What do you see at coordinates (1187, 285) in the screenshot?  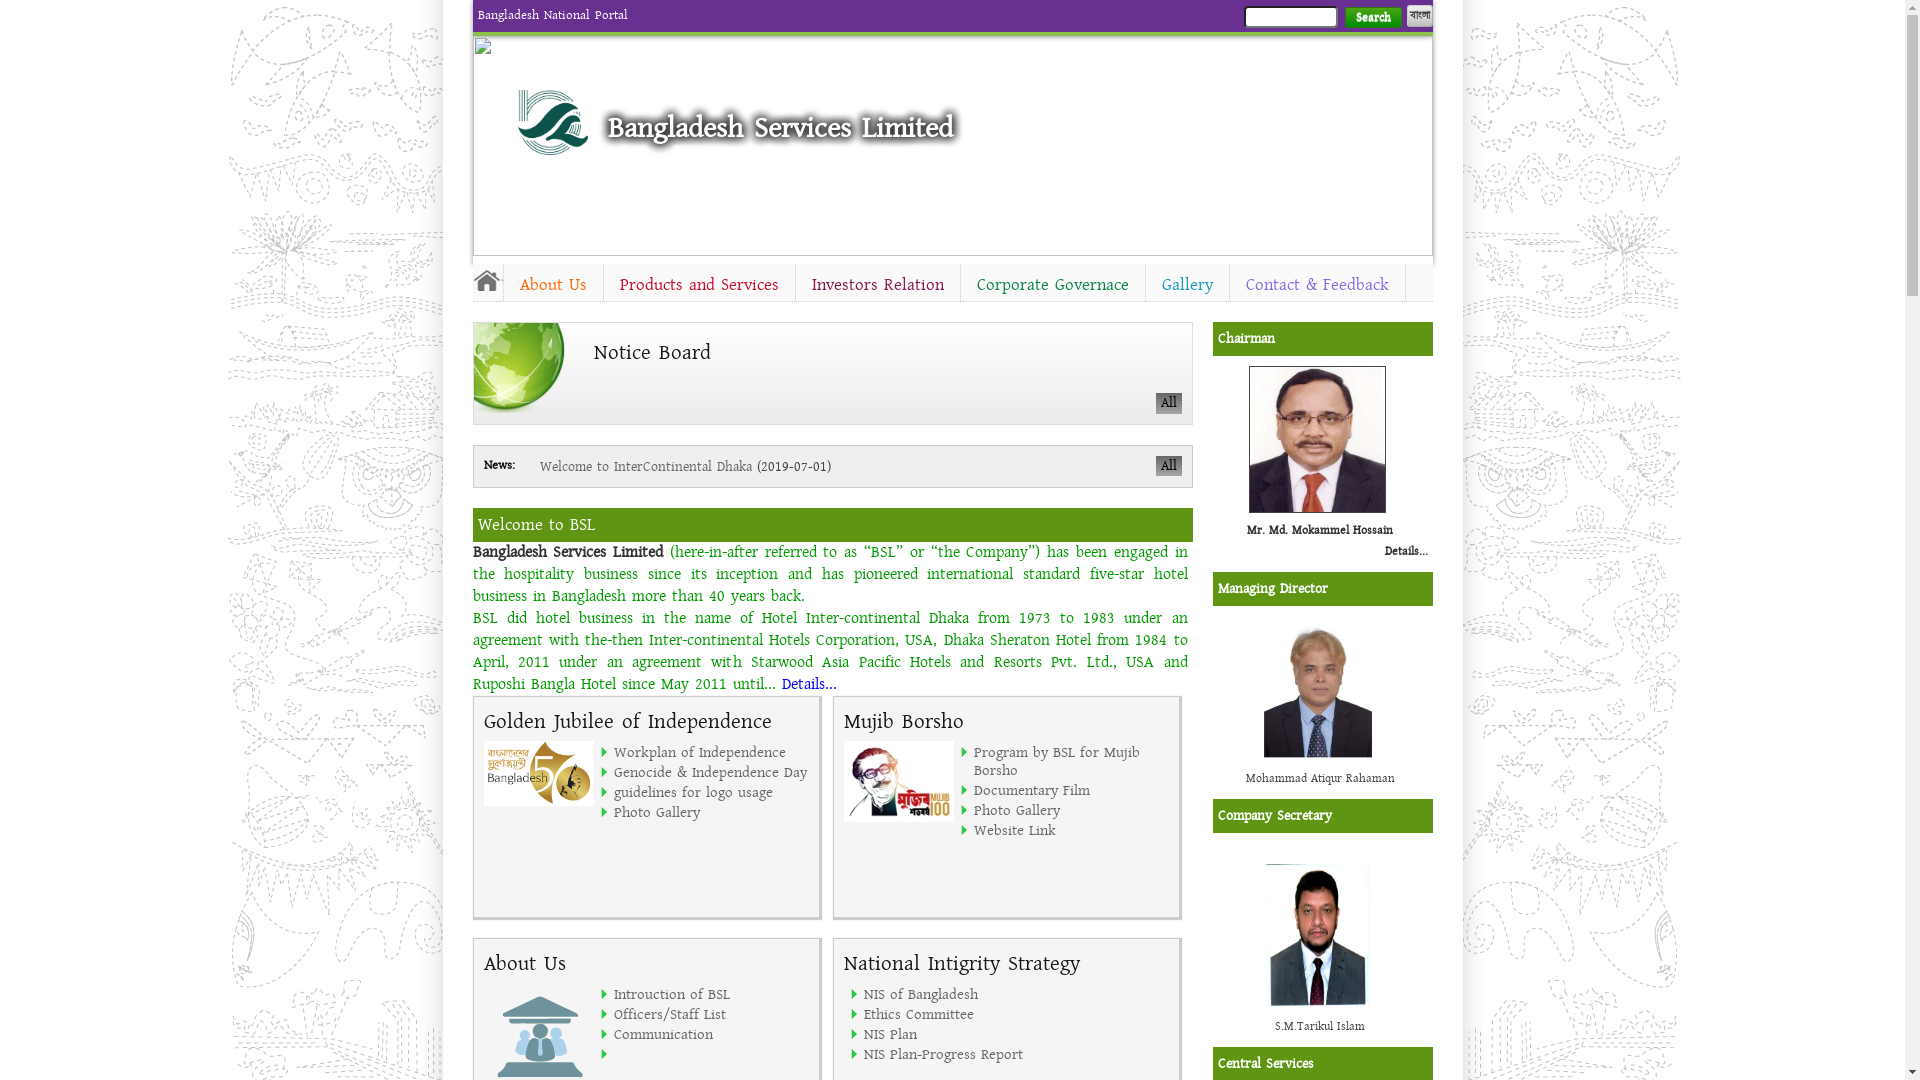 I see `'Gallery'` at bounding box center [1187, 285].